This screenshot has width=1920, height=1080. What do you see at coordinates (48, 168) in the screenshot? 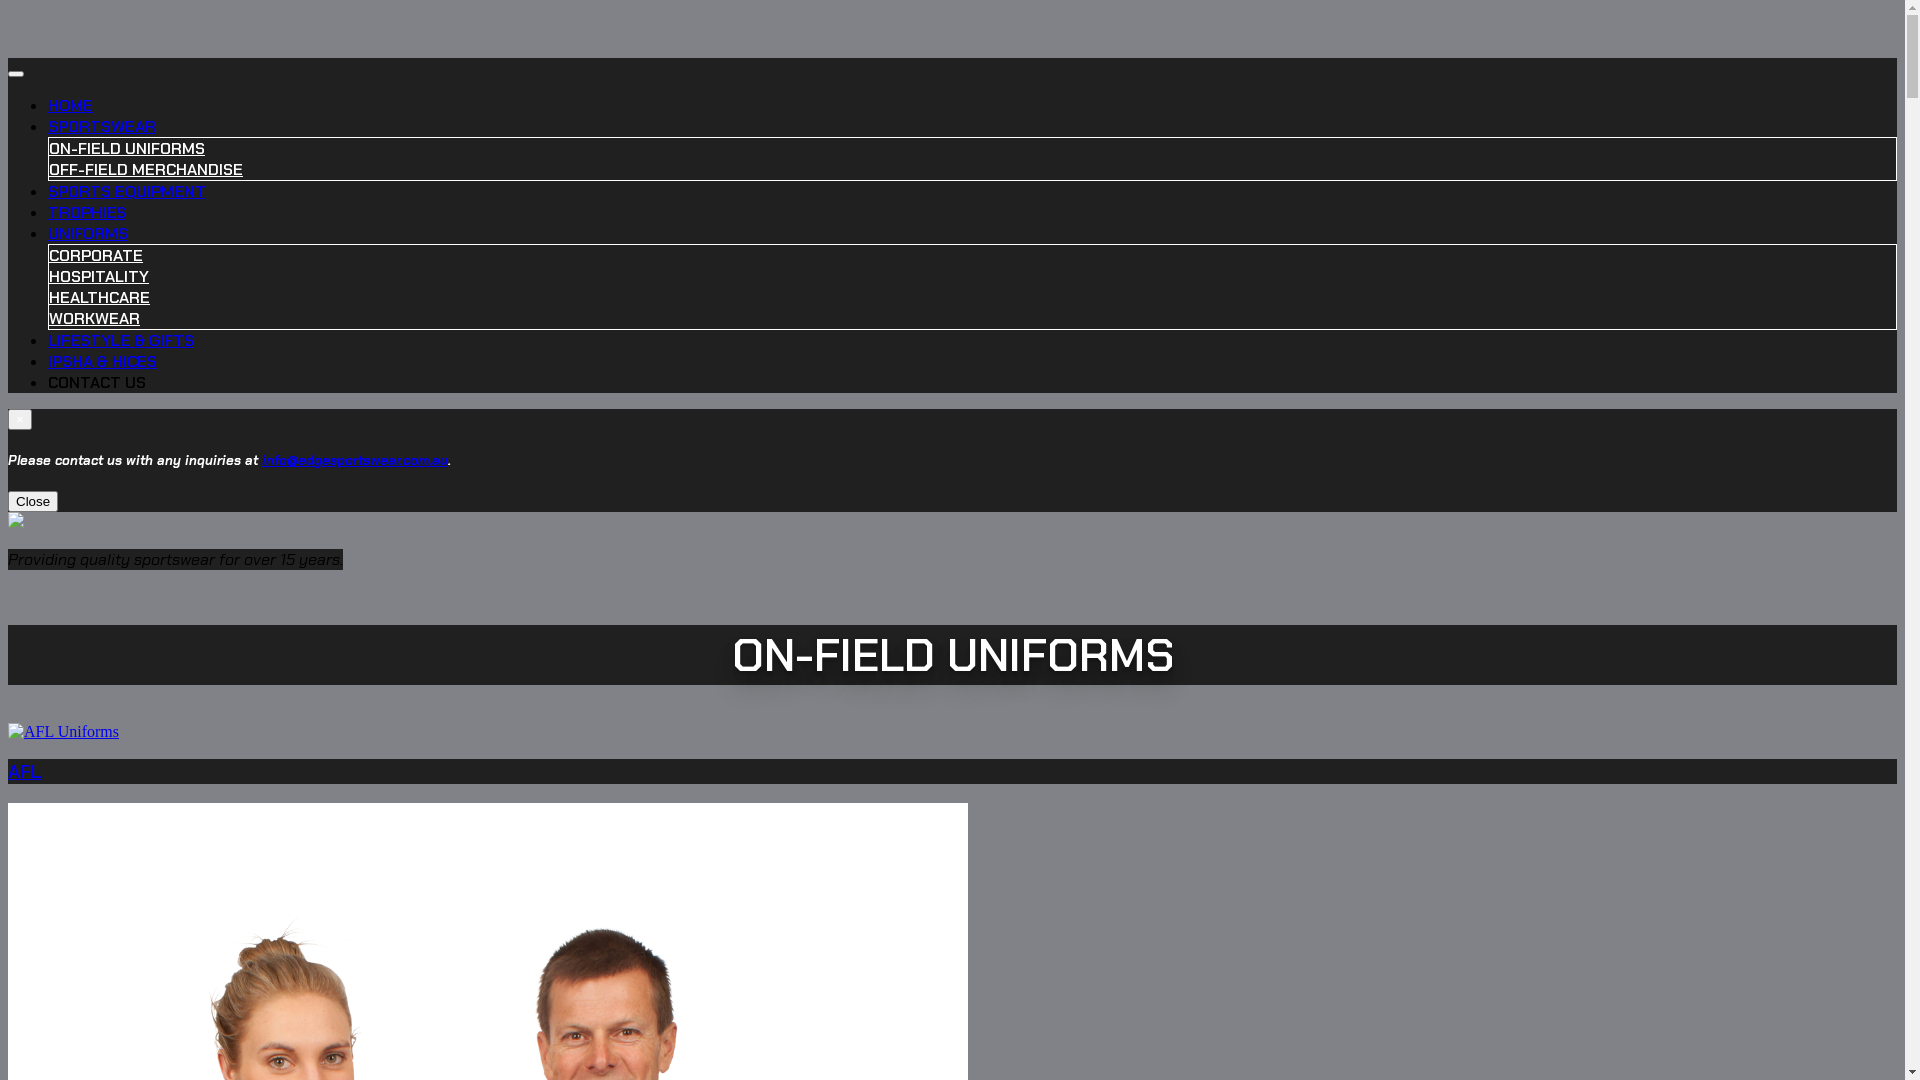
I see `'OFF-FIELD MERCHANDISE'` at bounding box center [48, 168].